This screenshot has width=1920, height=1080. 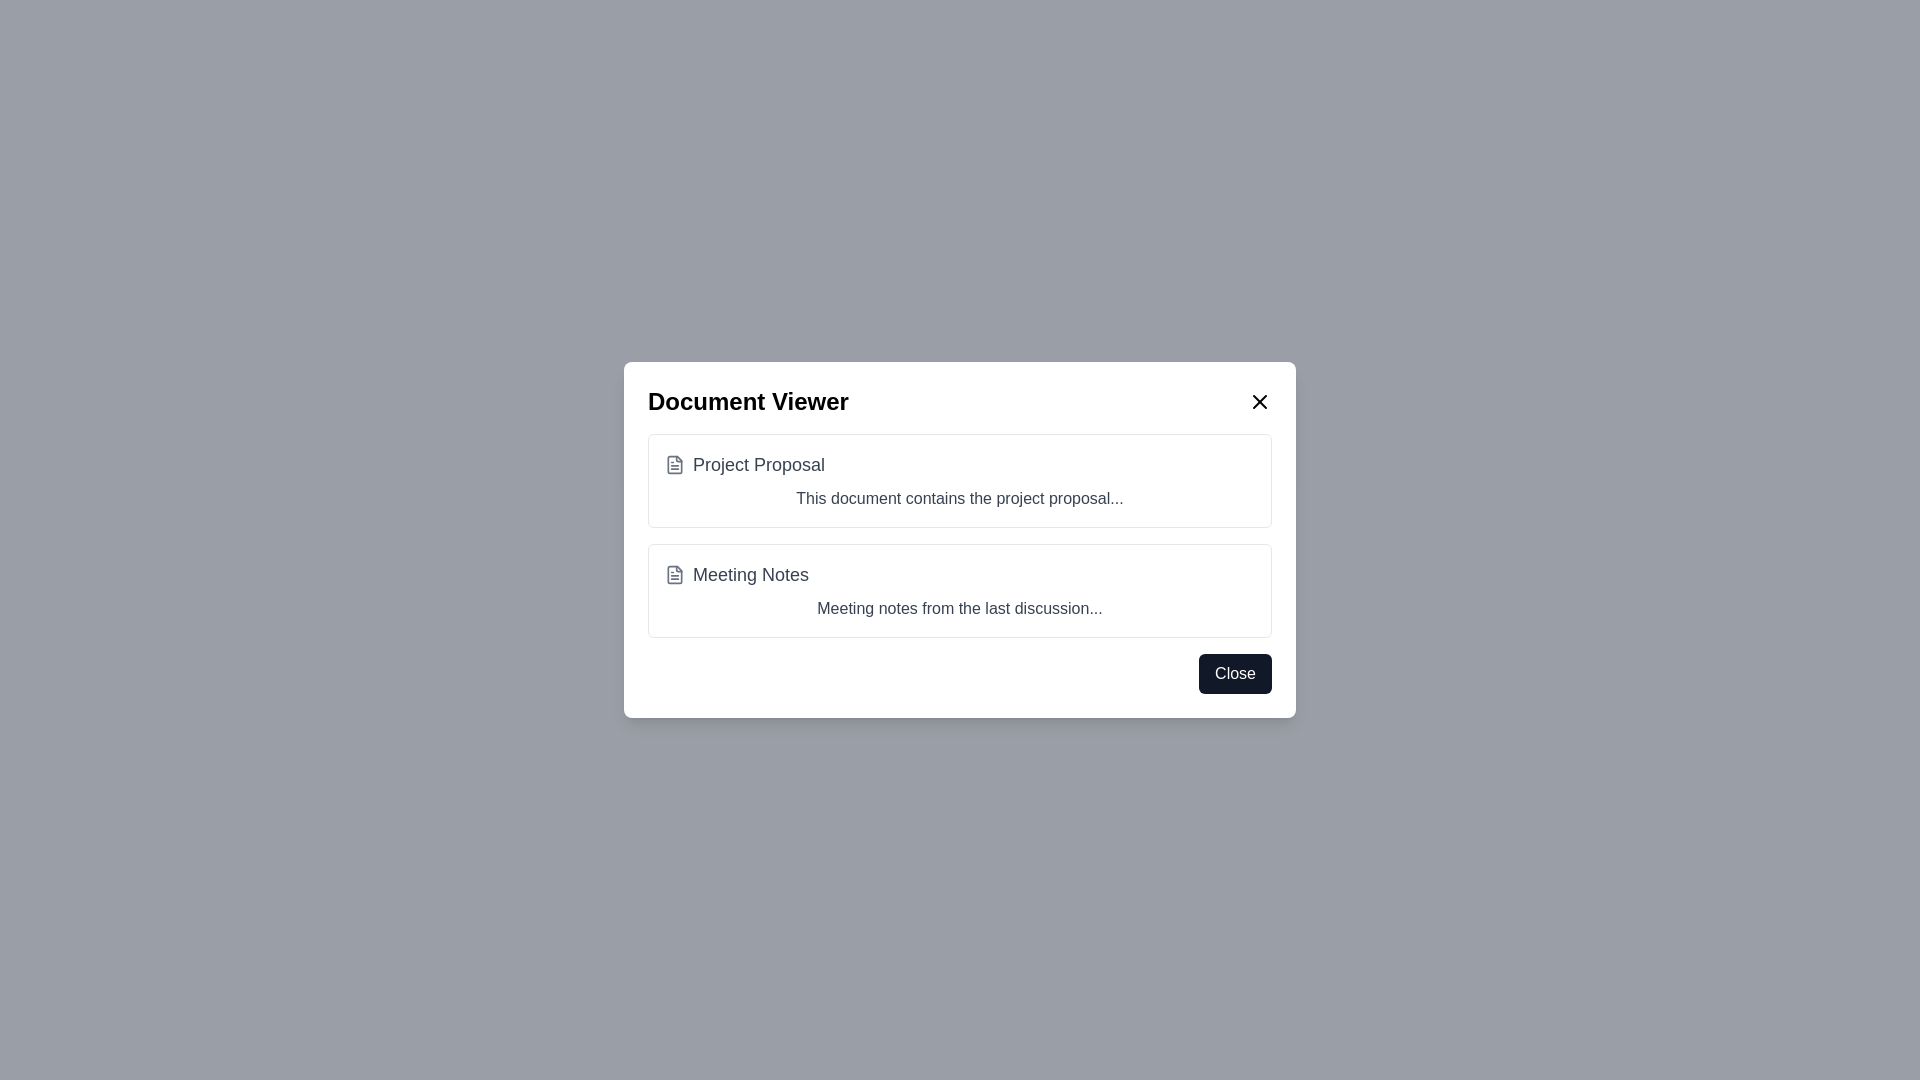 I want to click on the descriptive text display element located under the 'Project Proposal' heading, which provides information about the project proposal, so click(x=960, y=497).